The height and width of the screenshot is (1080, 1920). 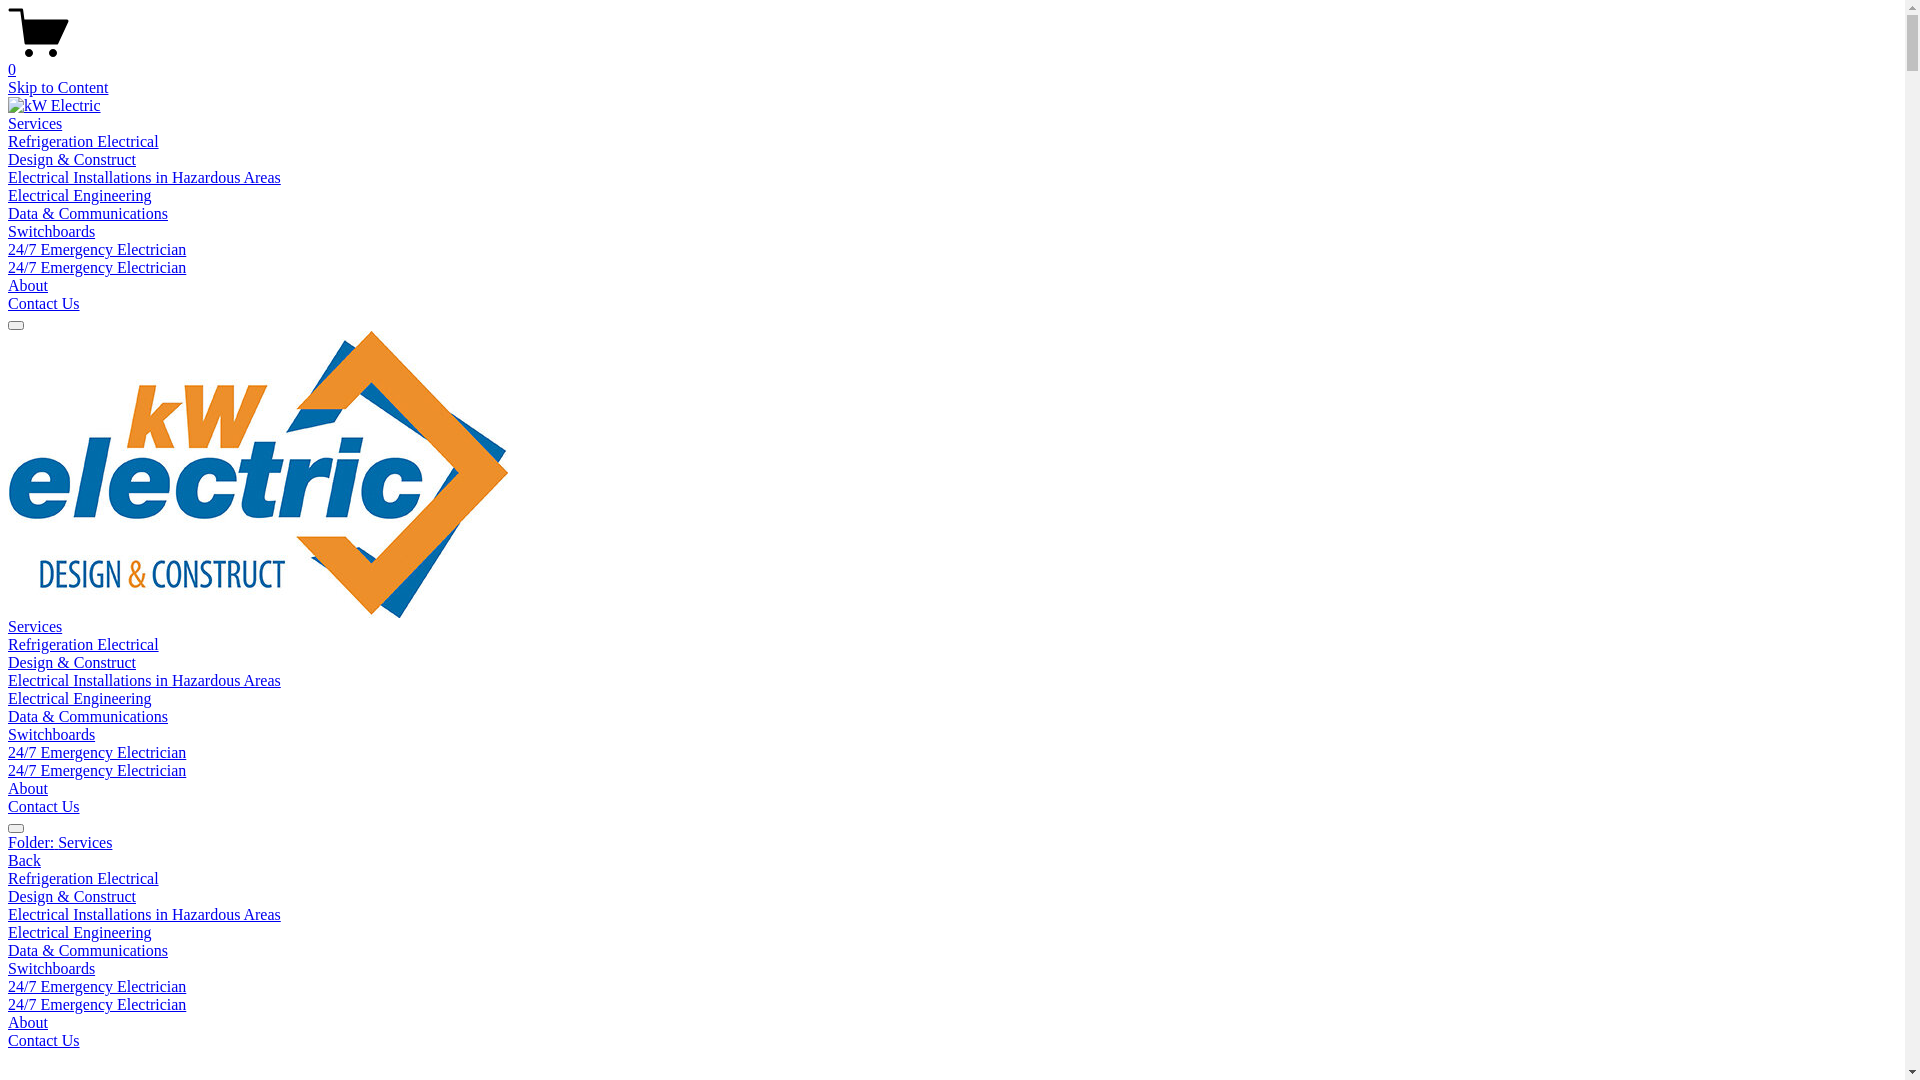 I want to click on 'Back', so click(x=24, y=859).